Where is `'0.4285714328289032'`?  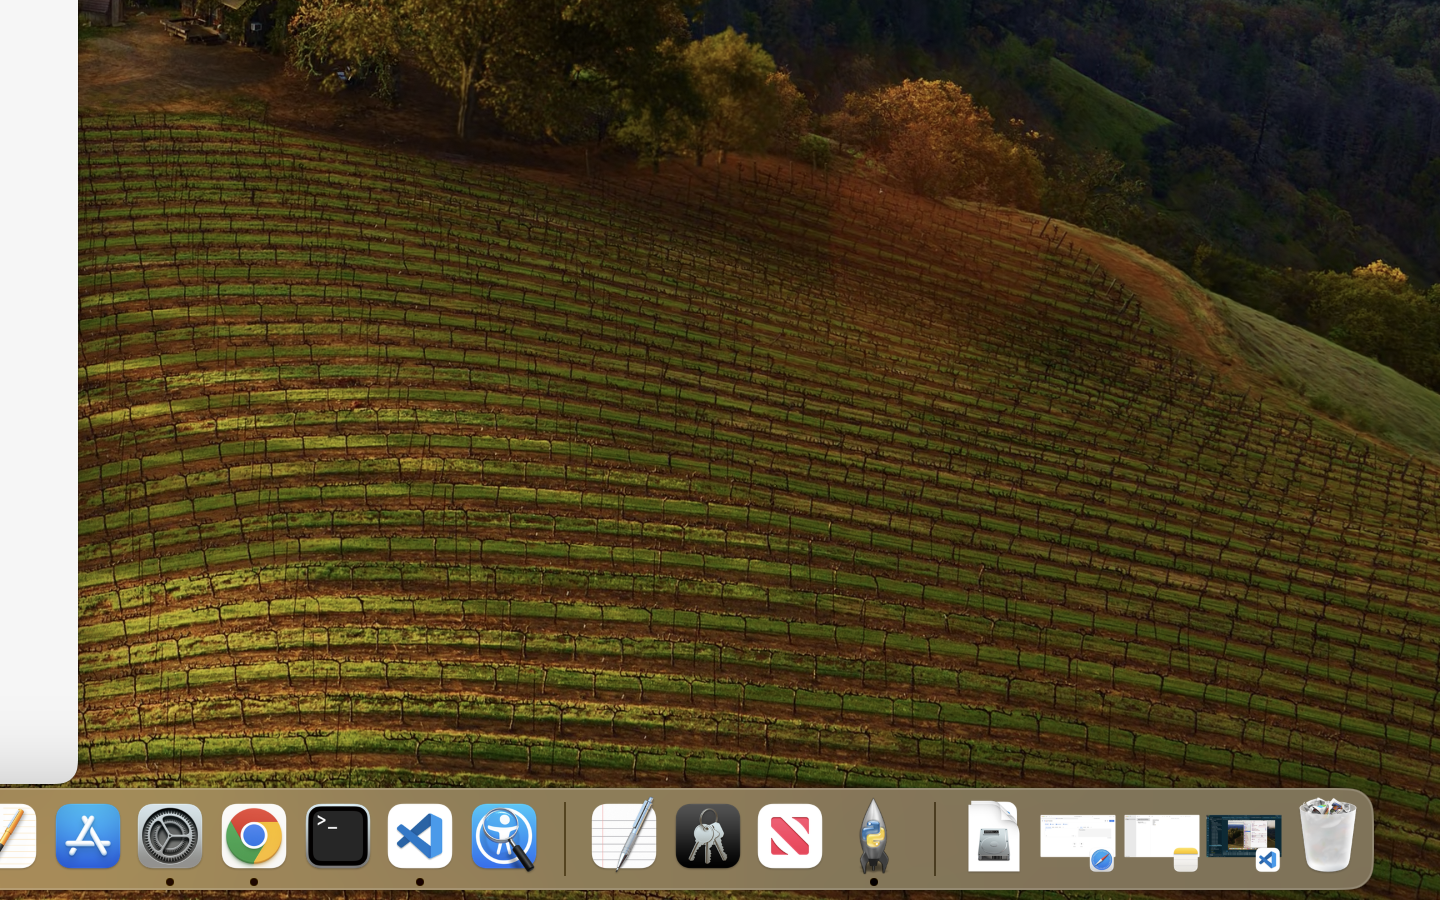 '0.4285714328289032' is located at coordinates (562, 837).